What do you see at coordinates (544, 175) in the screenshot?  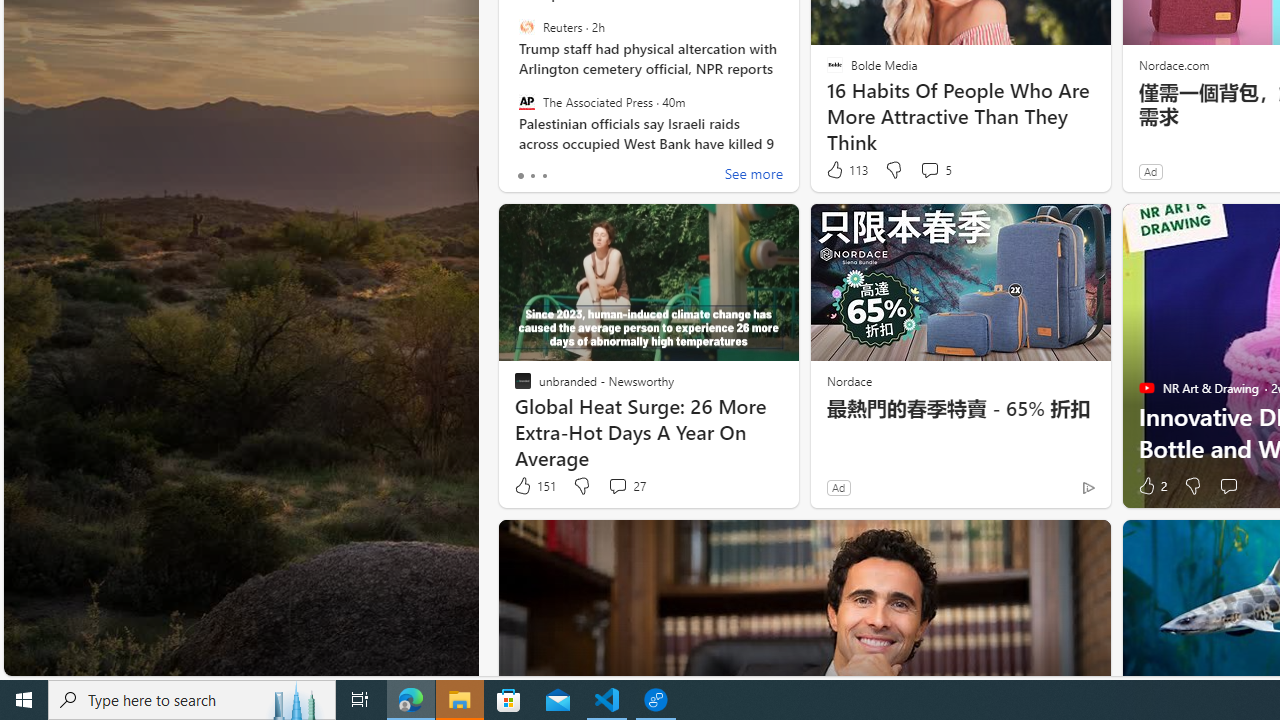 I see `'tab-2'` at bounding box center [544, 175].